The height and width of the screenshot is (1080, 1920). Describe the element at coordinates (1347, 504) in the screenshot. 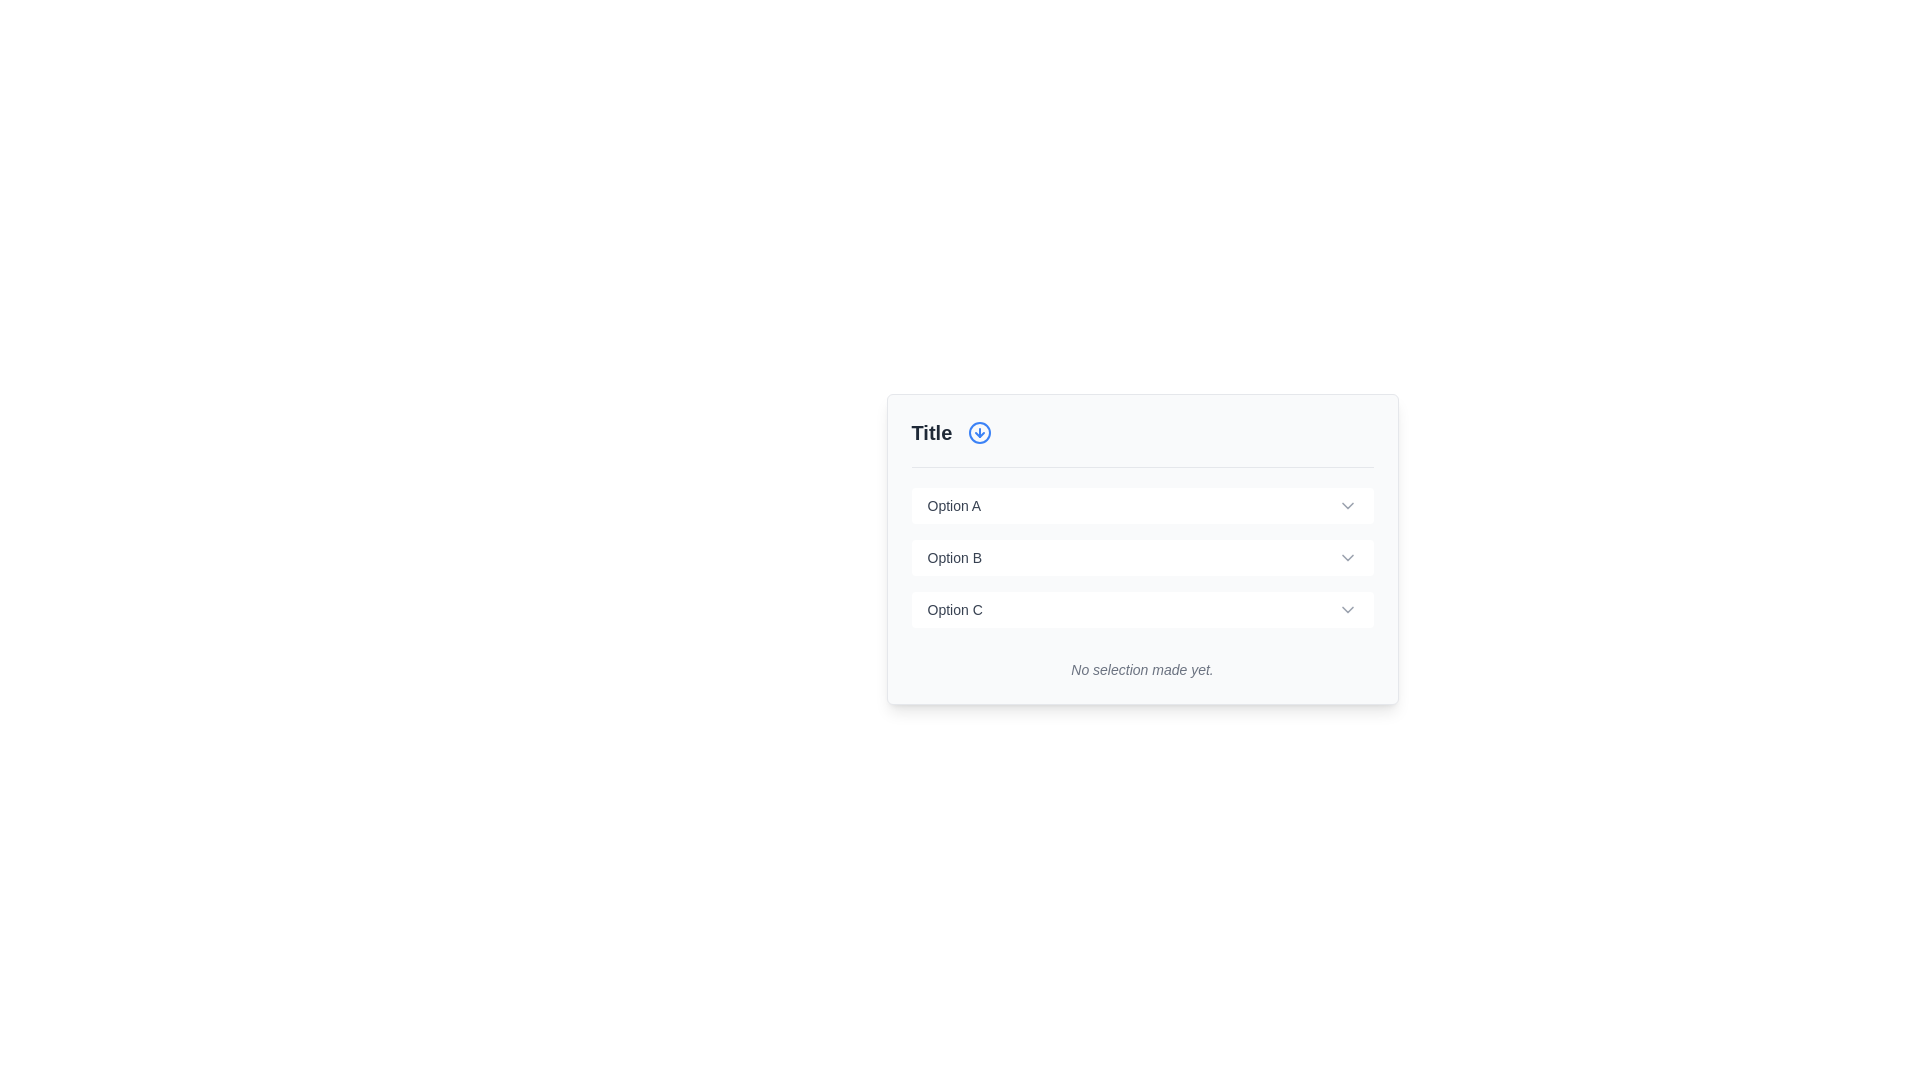

I see `the Dropdown indicator icon in the 'Option A' row` at that location.